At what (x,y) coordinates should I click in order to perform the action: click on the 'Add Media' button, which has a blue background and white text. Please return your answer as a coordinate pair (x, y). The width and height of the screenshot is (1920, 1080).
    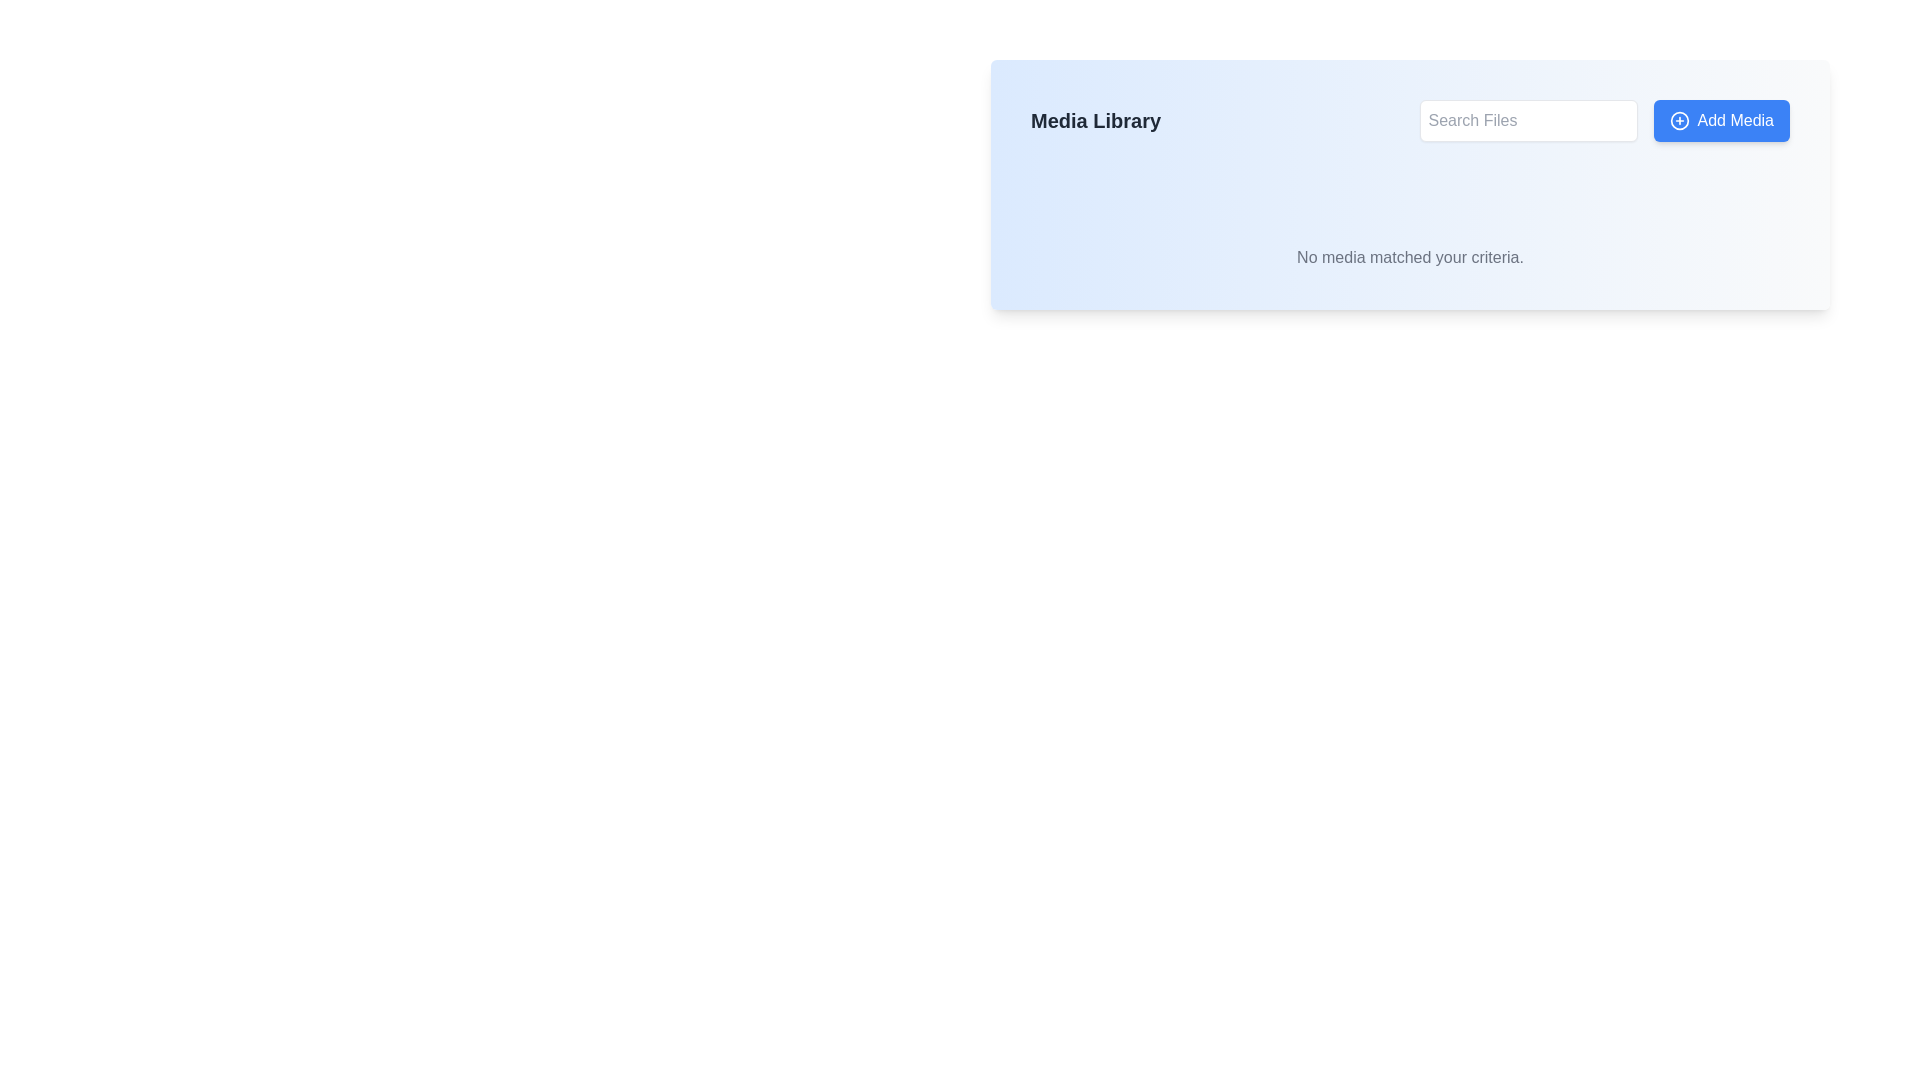
    Looking at the image, I should click on (1720, 120).